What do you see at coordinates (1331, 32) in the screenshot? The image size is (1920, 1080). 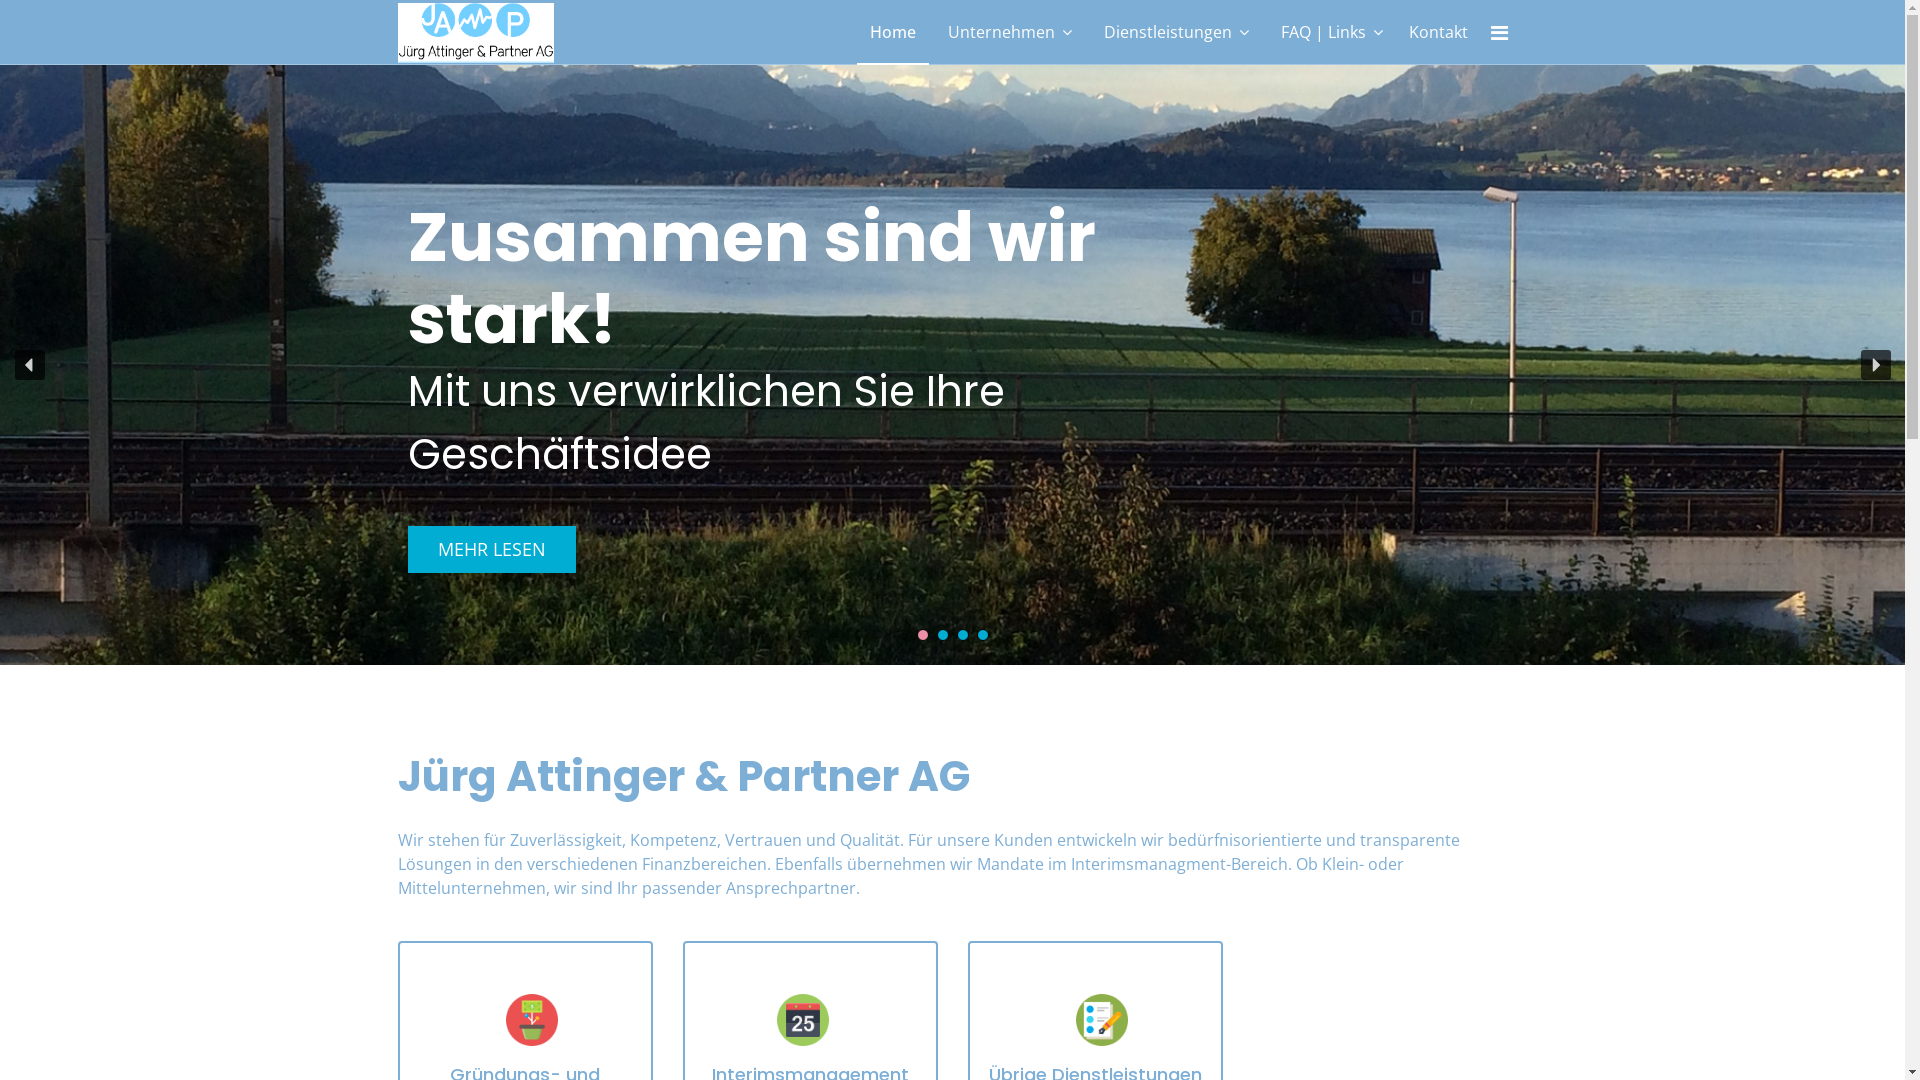 I see `'FAQ | Links'` at bounding box center [1331, 32].